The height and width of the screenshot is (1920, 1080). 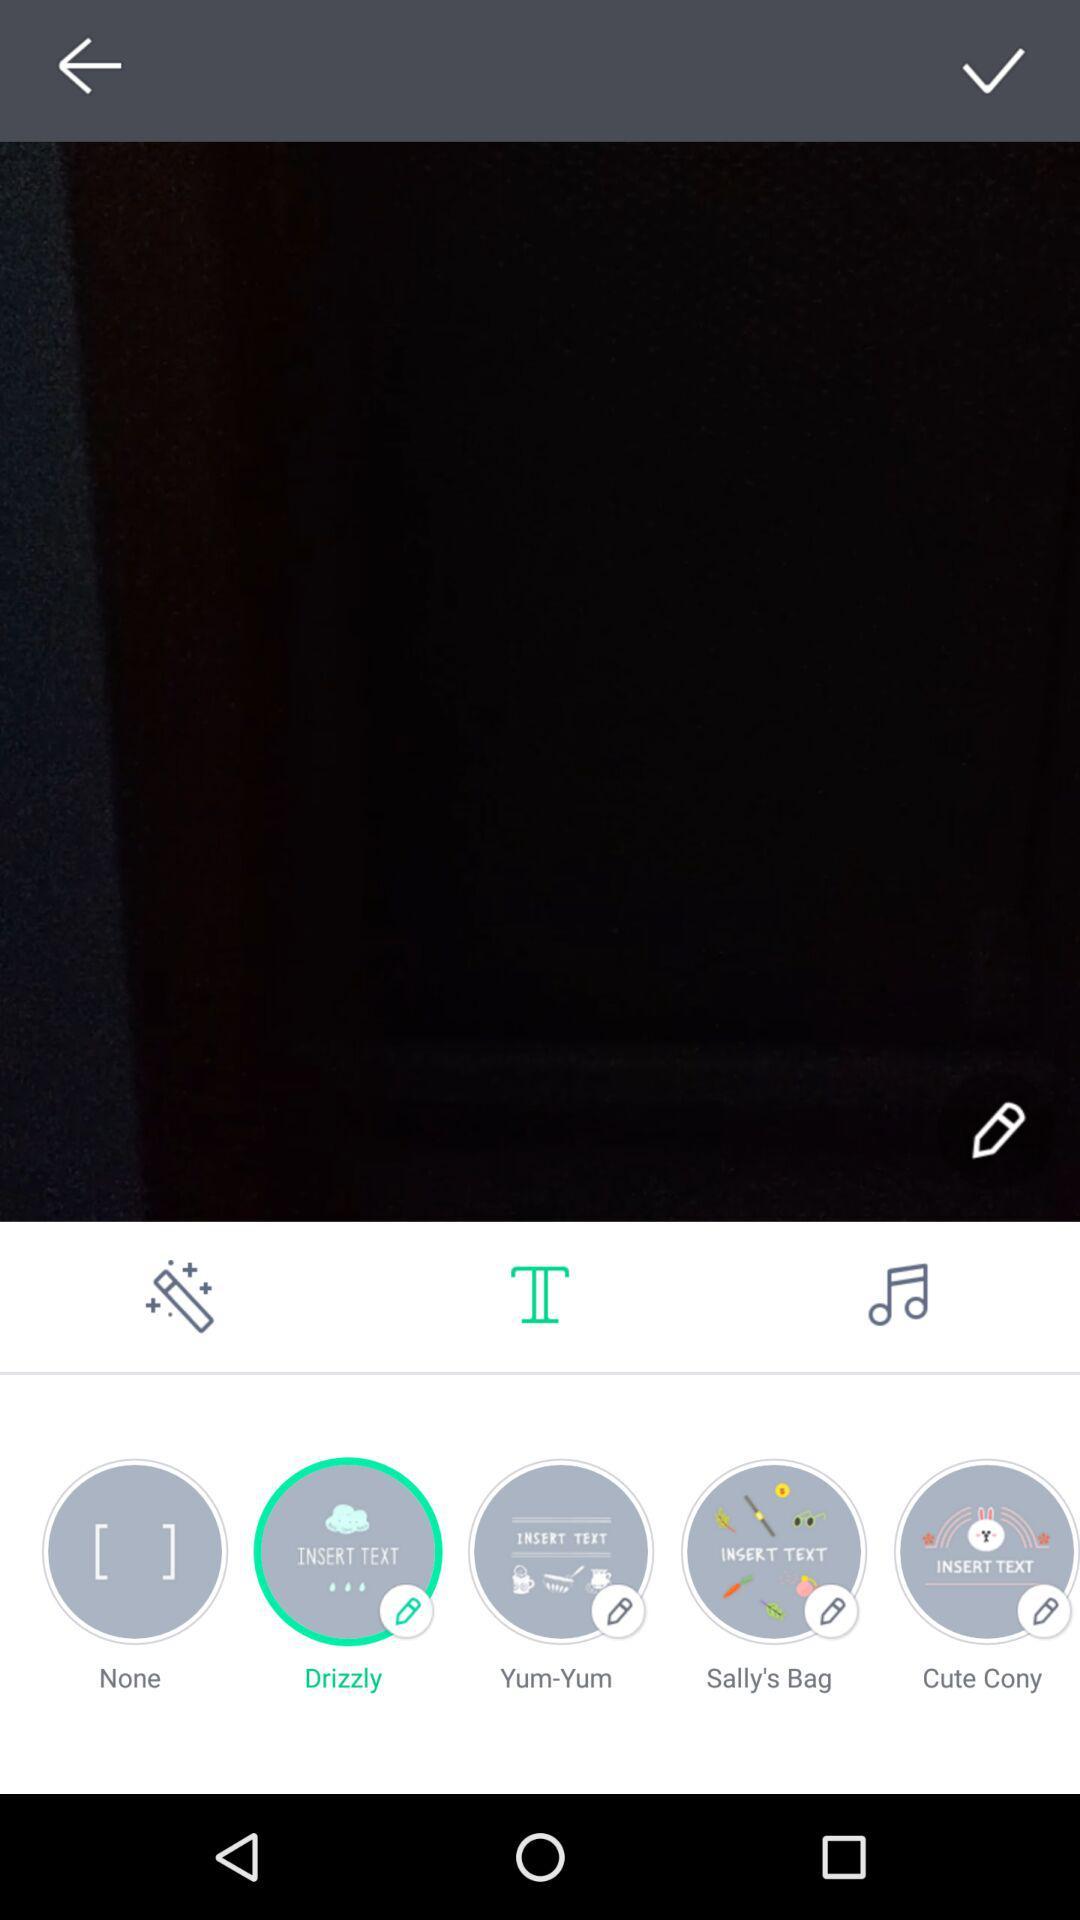 What do you see at coordinates (898, 1296) in the screenshot?
I see `music` at bounding box center [898, 1296].